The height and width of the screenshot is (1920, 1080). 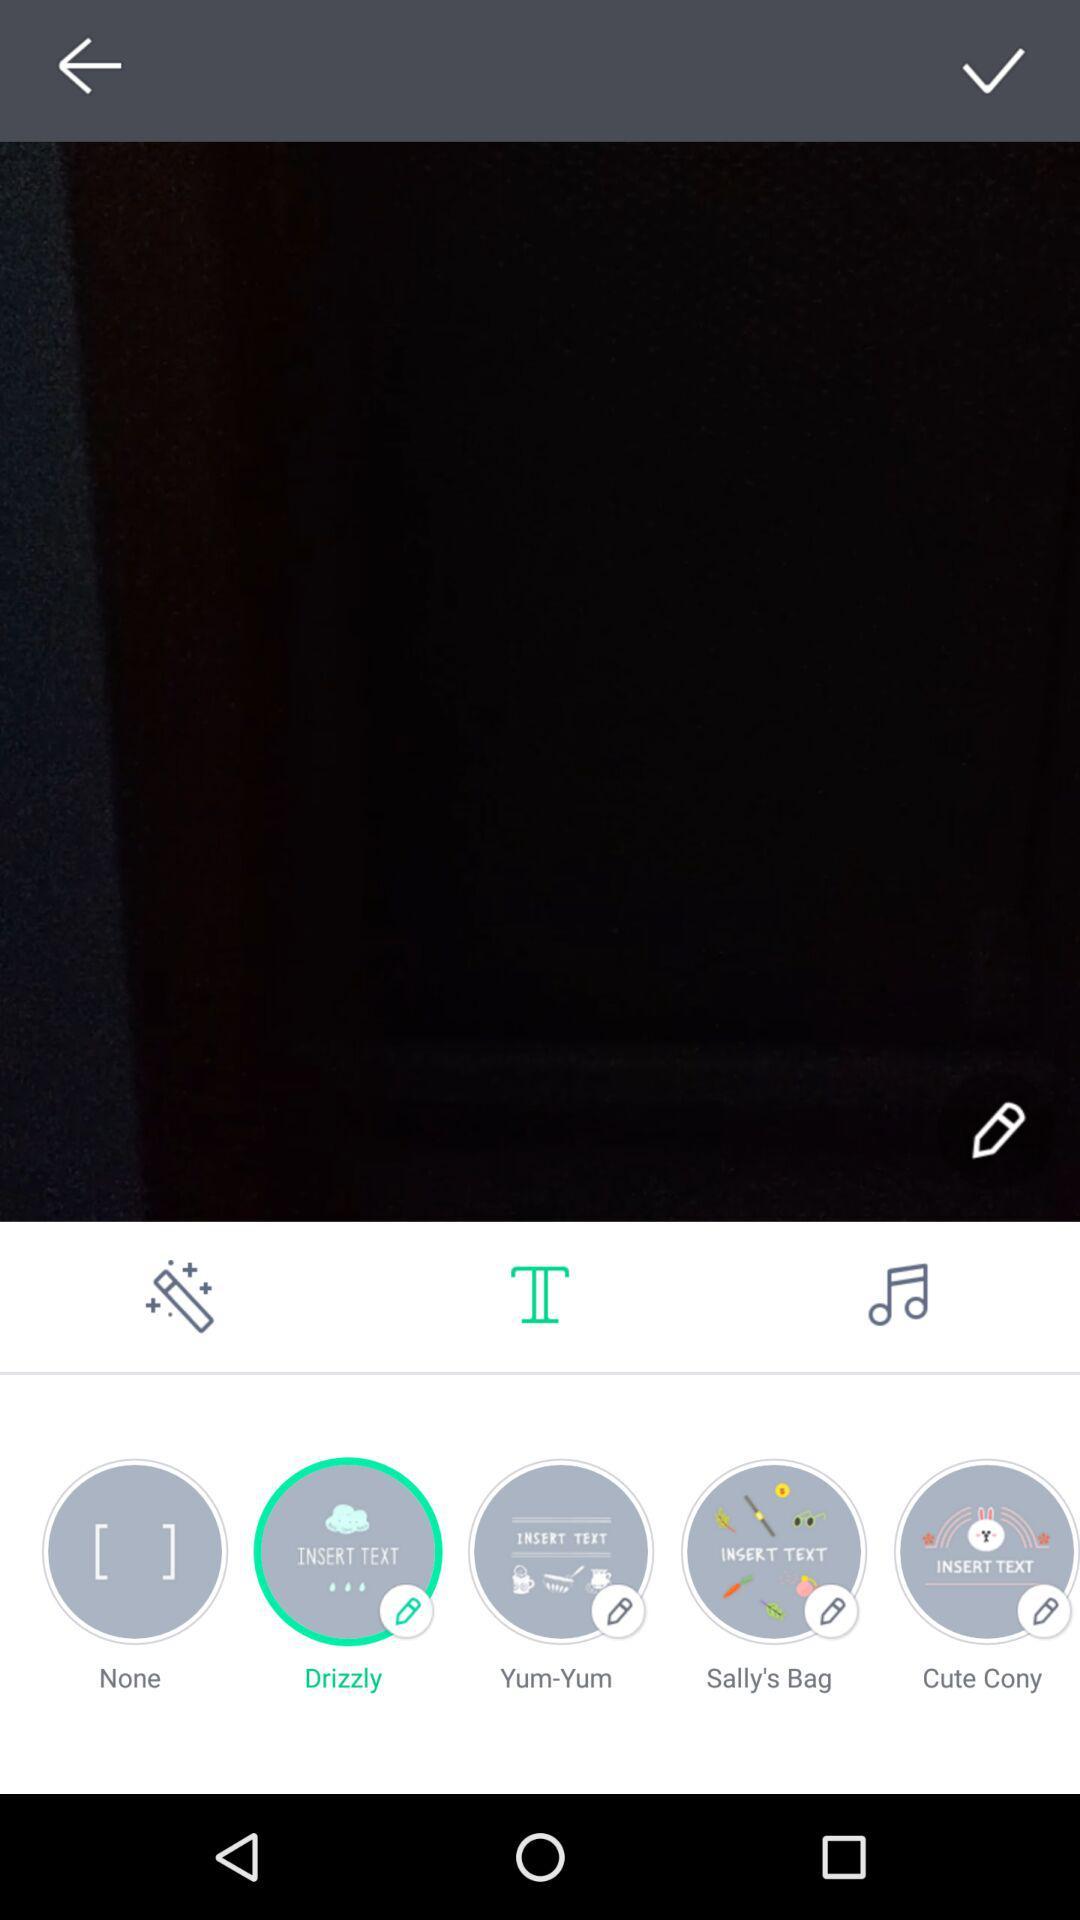 What do you see at coordinates (898, 1296) in the screenshot?
I see `music` at bounding box center [898, 1296].